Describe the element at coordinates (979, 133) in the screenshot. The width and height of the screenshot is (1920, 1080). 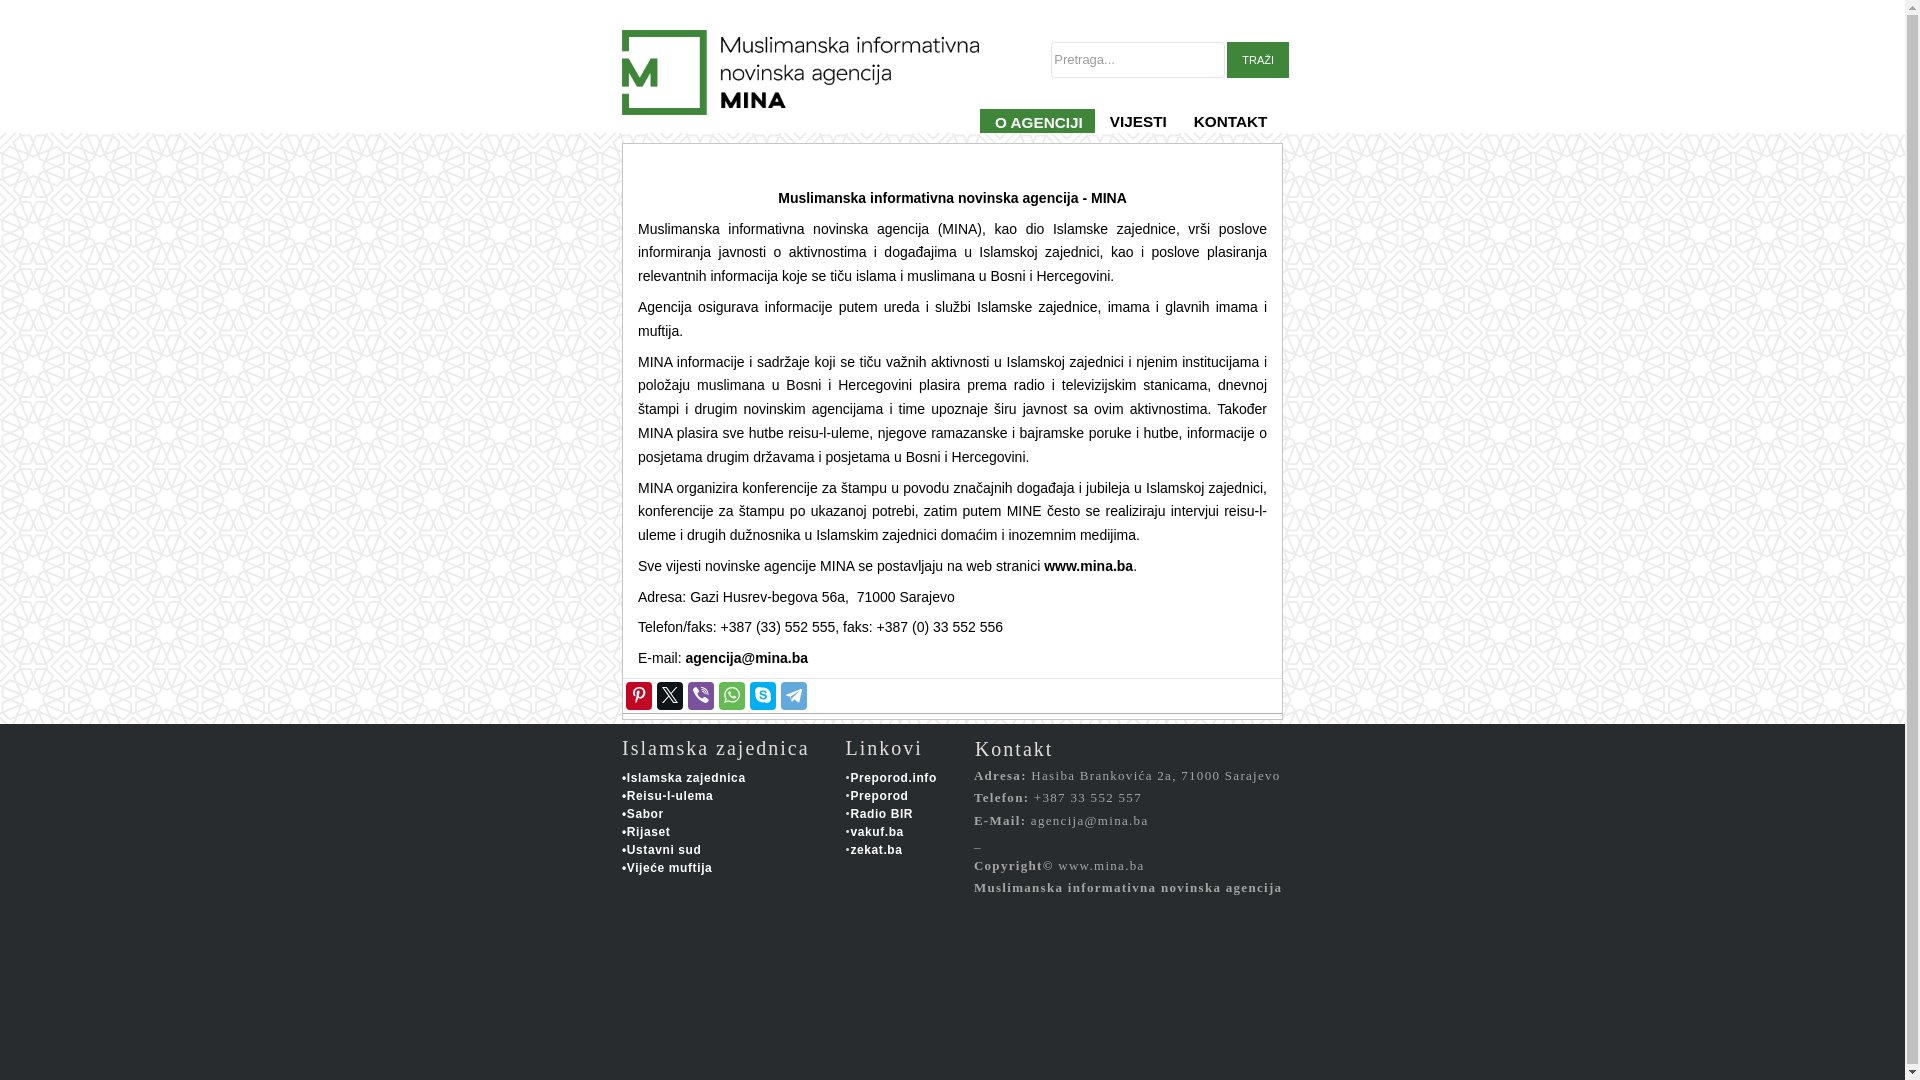
I see `'O AGENCIJI'` at that location.